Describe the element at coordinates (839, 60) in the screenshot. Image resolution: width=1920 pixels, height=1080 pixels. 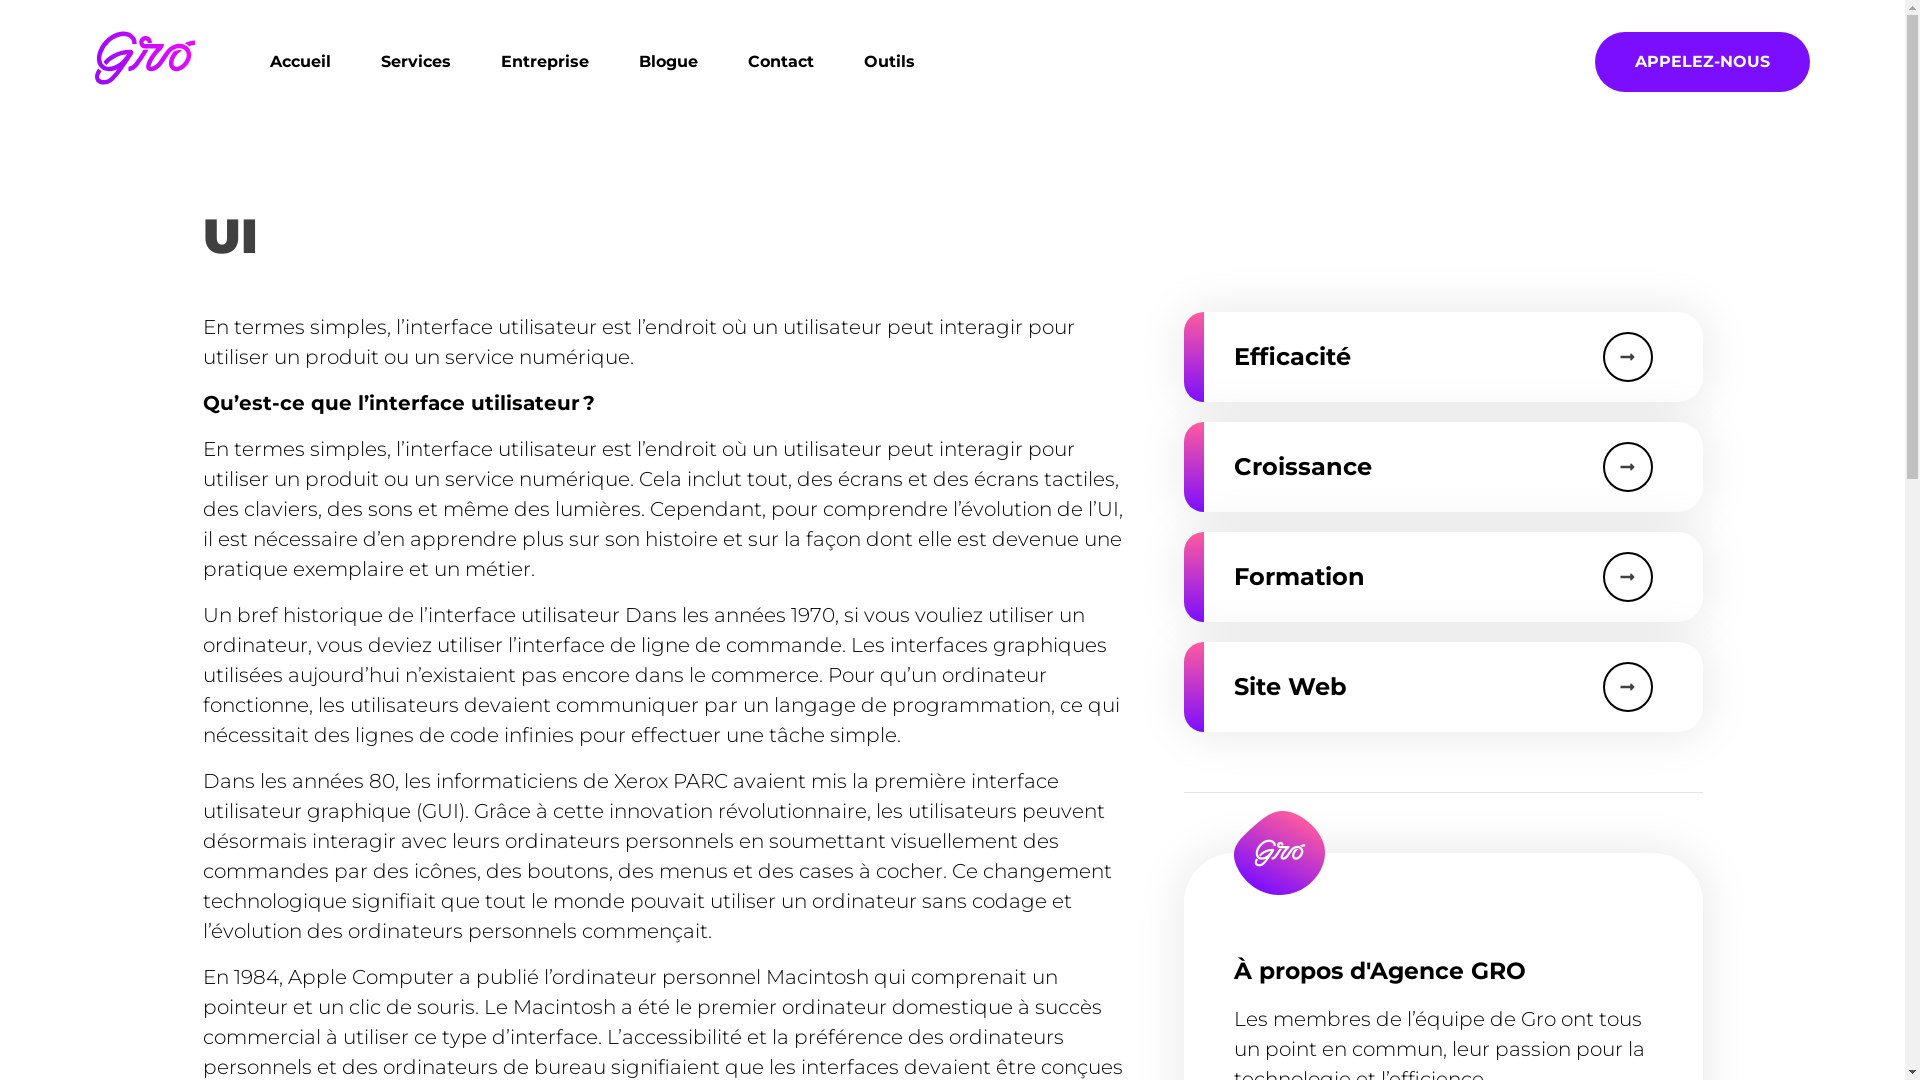
I see `'Outils'` at that location.